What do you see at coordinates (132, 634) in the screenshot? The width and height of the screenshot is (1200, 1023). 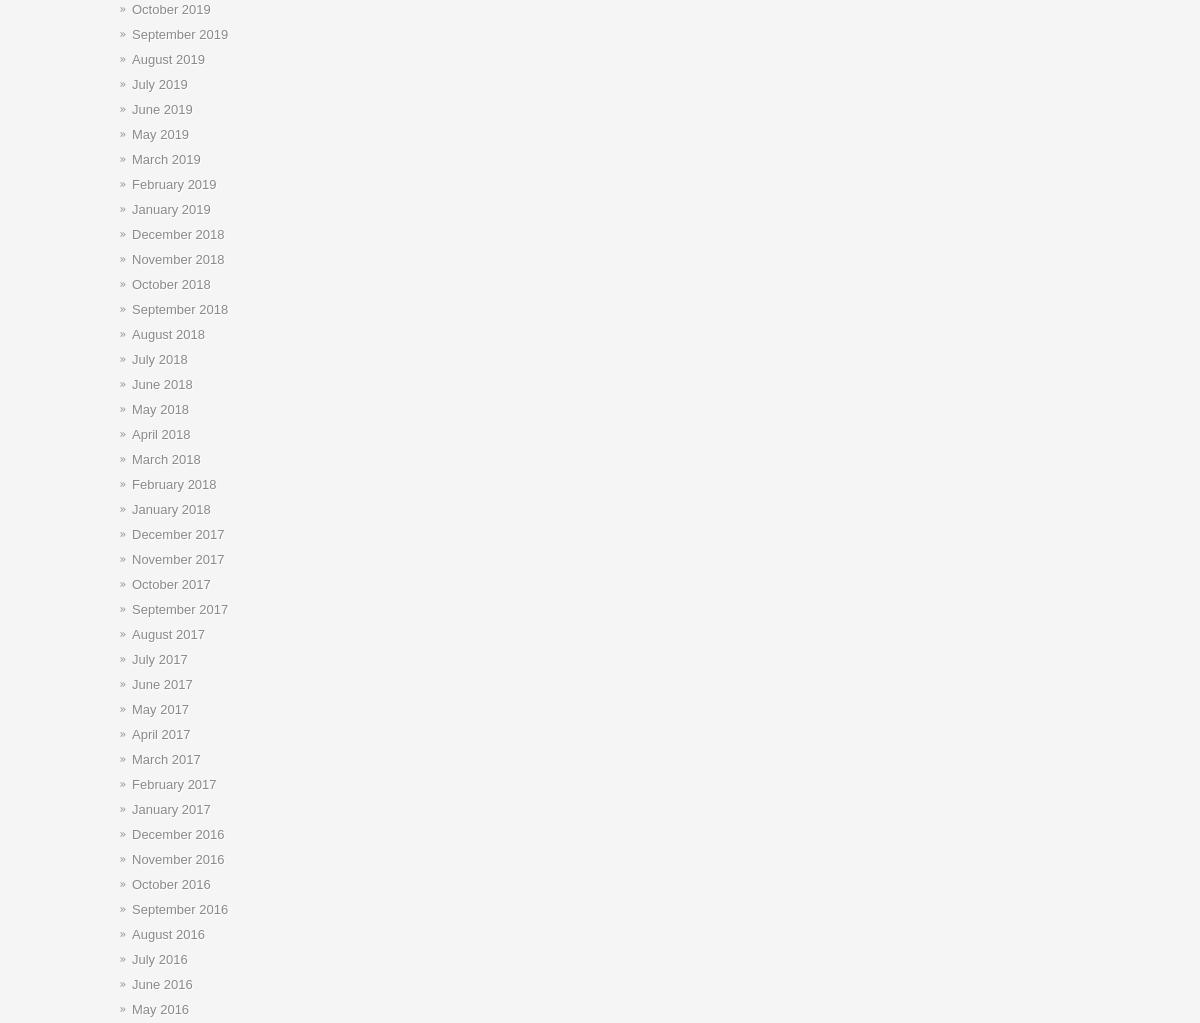 I see `'August 2017'` at bounding box center [132, 634].